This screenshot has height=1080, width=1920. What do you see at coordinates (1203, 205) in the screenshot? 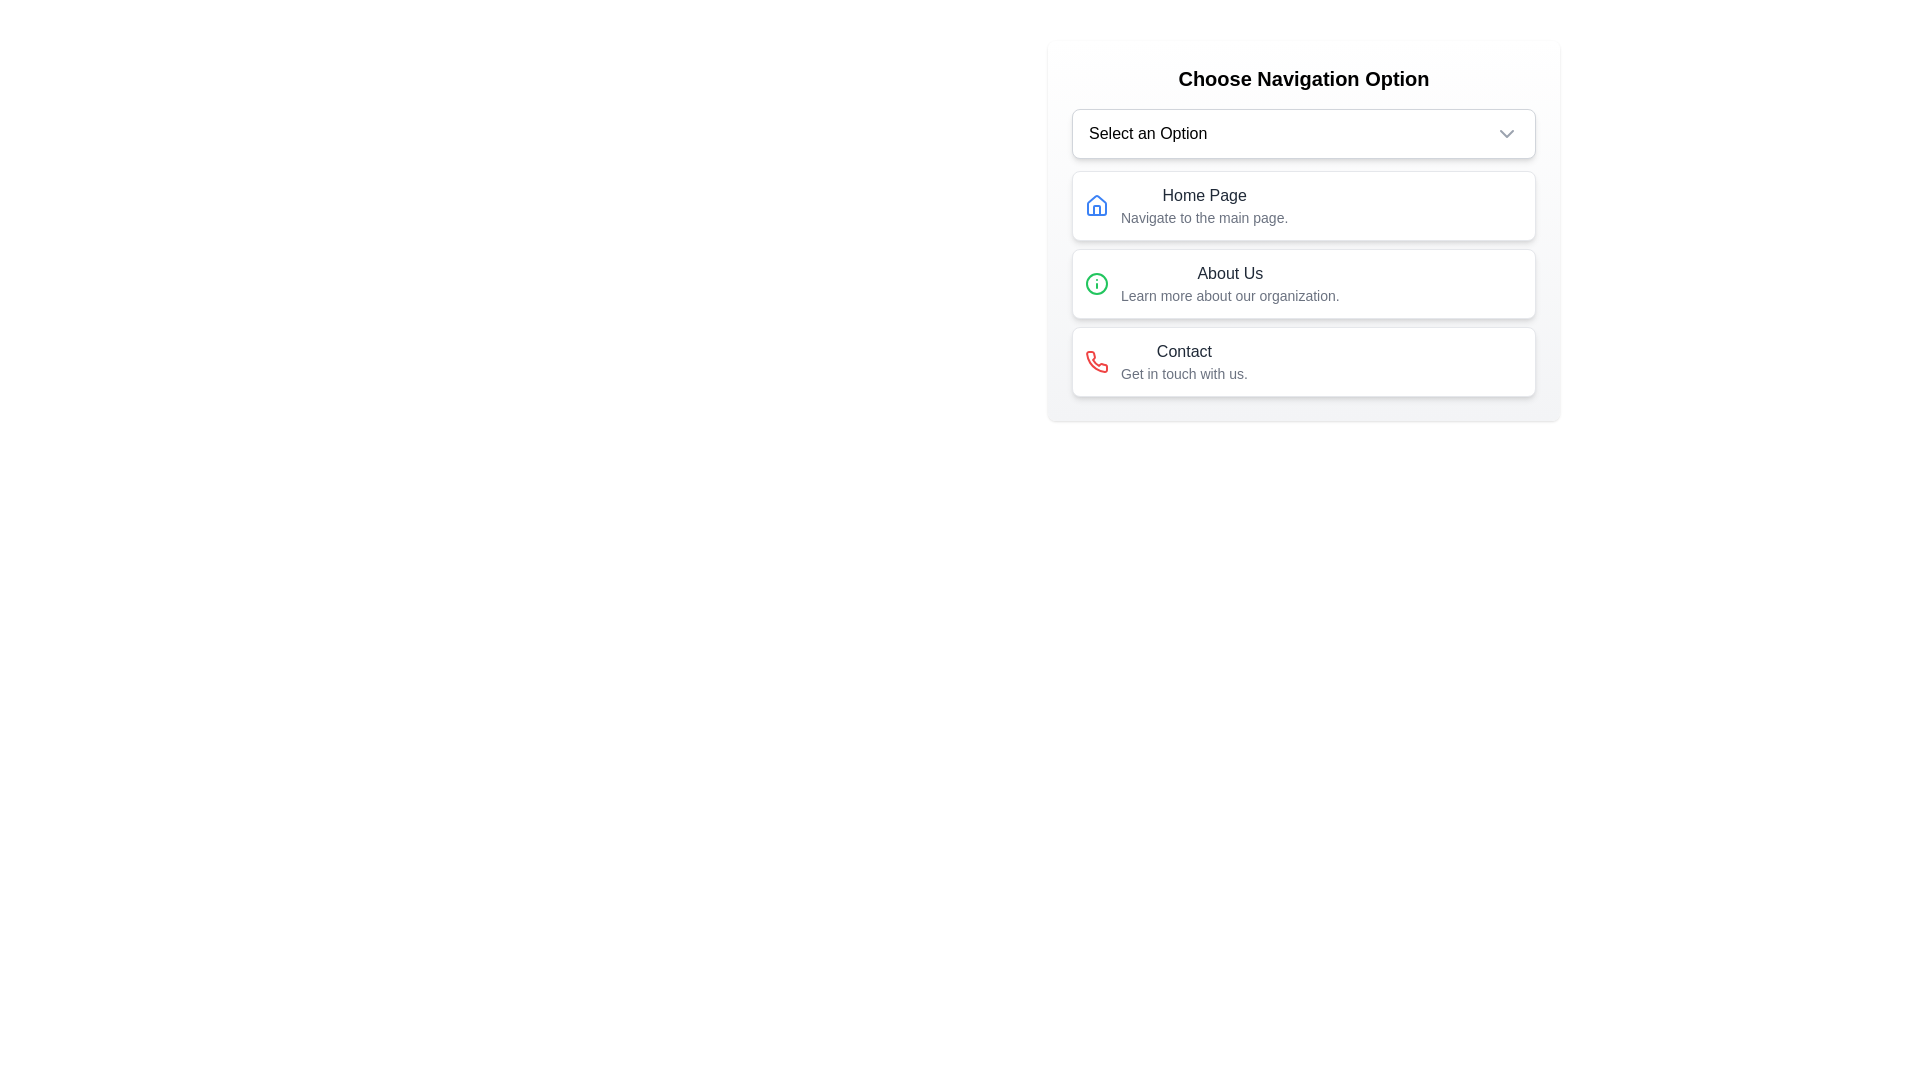
I see `the 'Home Page' button in the top center-right navigation menu` at bounding box center [1203, 205].